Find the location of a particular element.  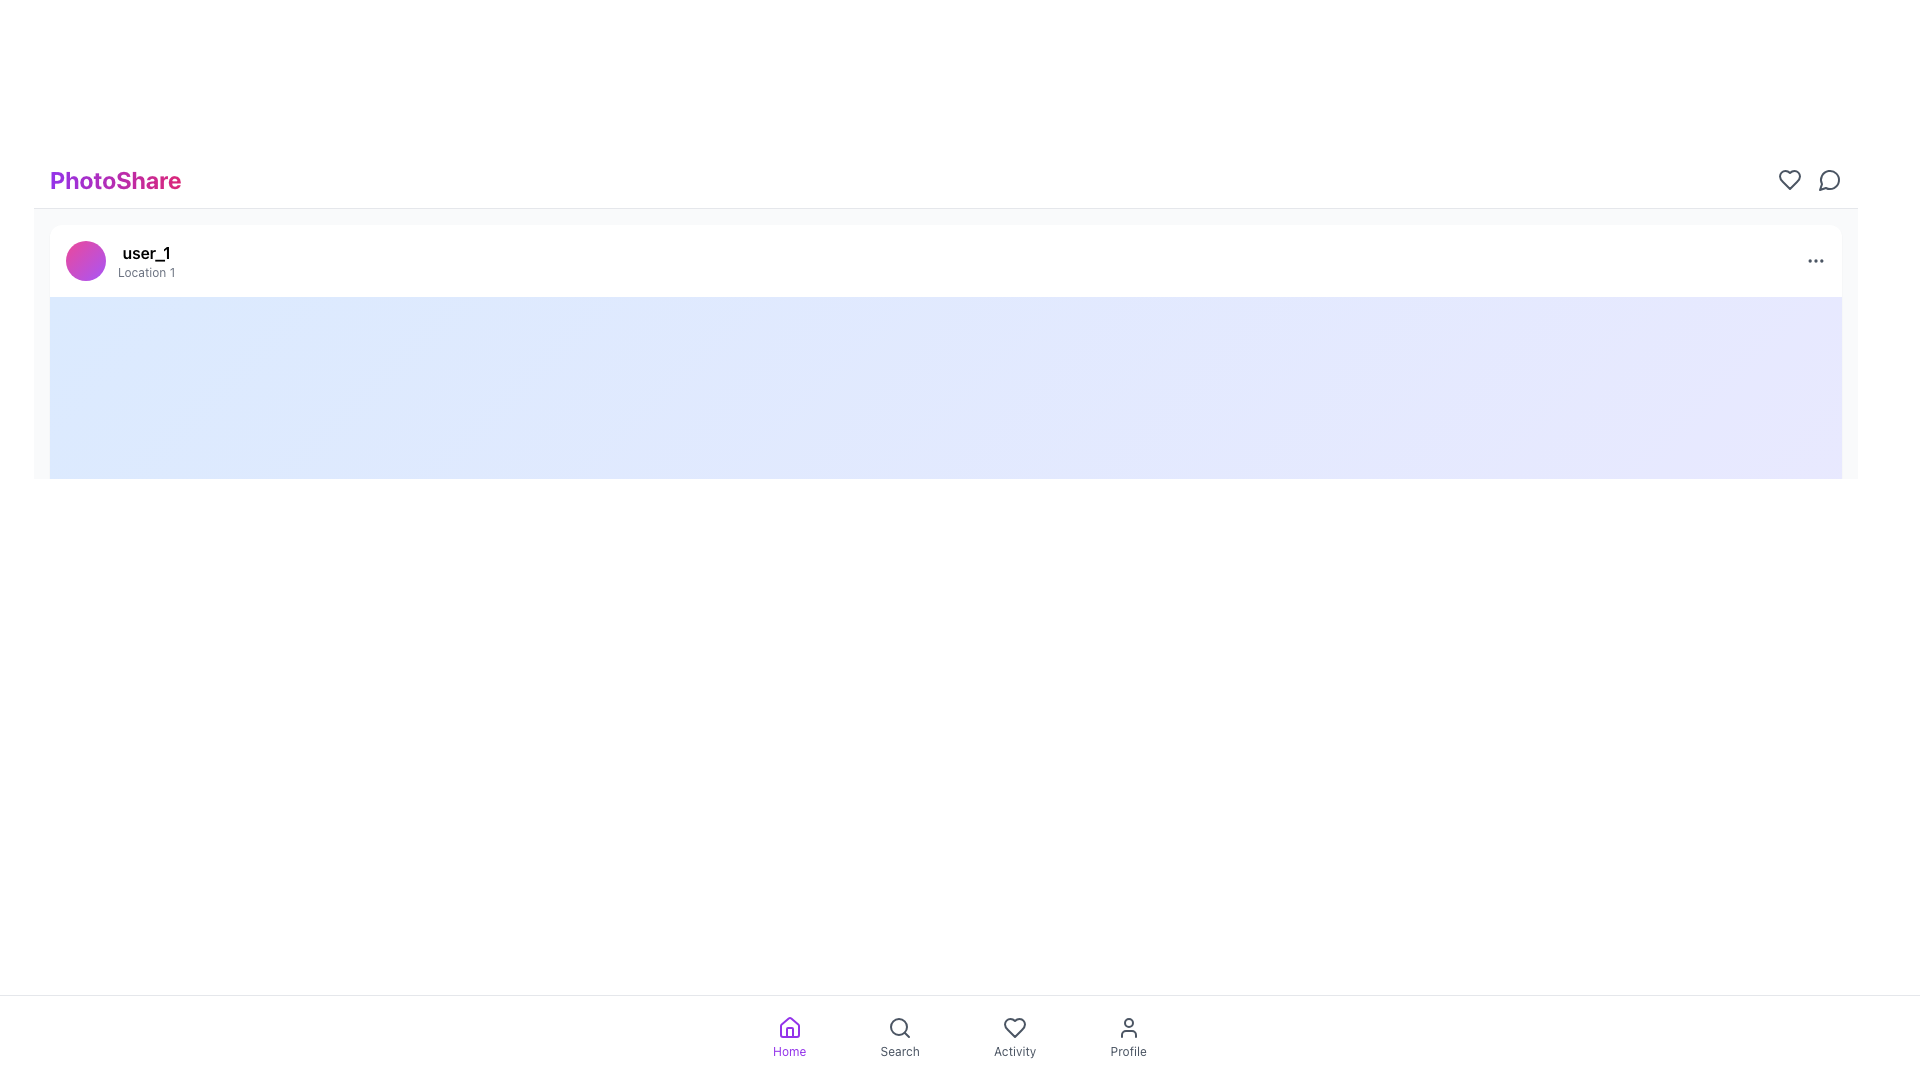

the interactive icon buttons in the horizontal button group located in the top-right corner of the 'PhotoShare' interface is located at coordinates (1809, 180).